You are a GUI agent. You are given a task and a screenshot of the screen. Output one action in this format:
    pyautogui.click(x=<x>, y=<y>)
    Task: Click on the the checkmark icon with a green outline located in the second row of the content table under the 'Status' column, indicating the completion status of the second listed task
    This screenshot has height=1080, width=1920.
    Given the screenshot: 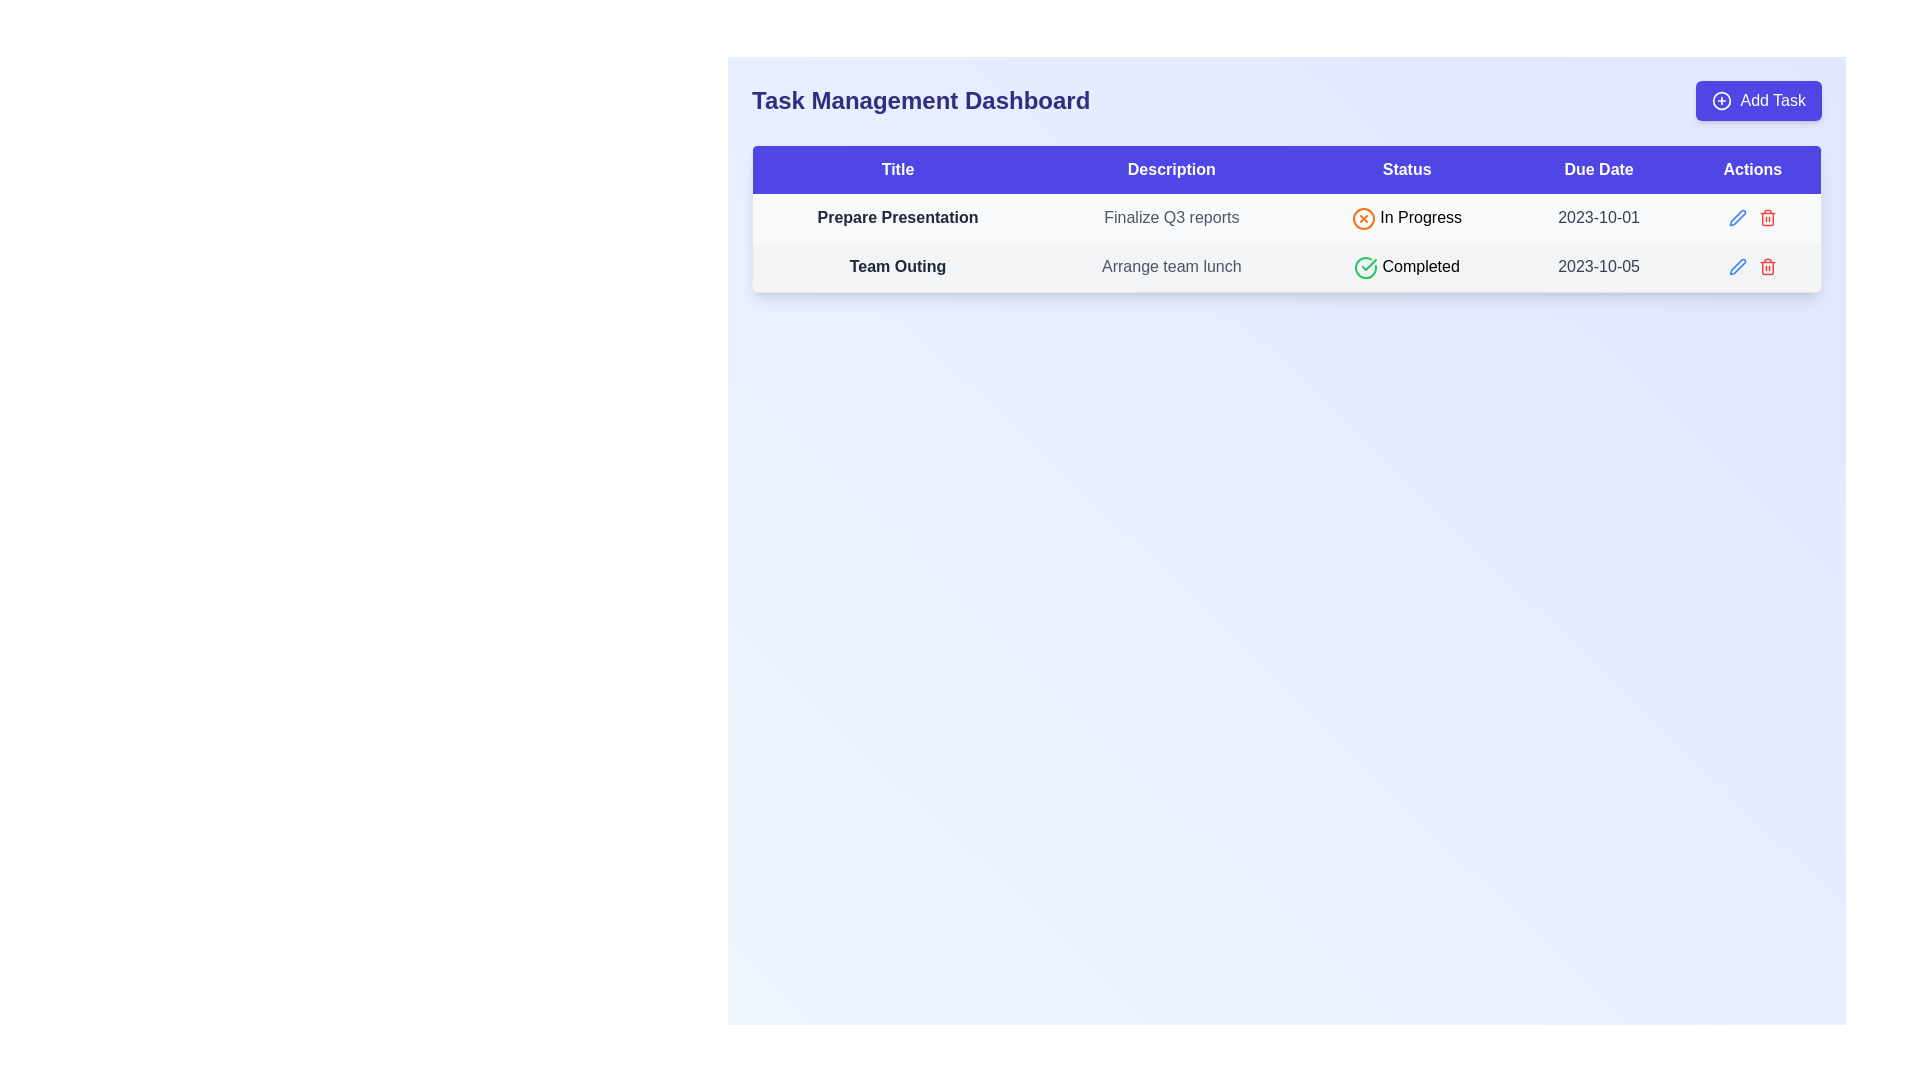 What is the action you would take?
    pyautogui.click(x=1368, y=263)
    